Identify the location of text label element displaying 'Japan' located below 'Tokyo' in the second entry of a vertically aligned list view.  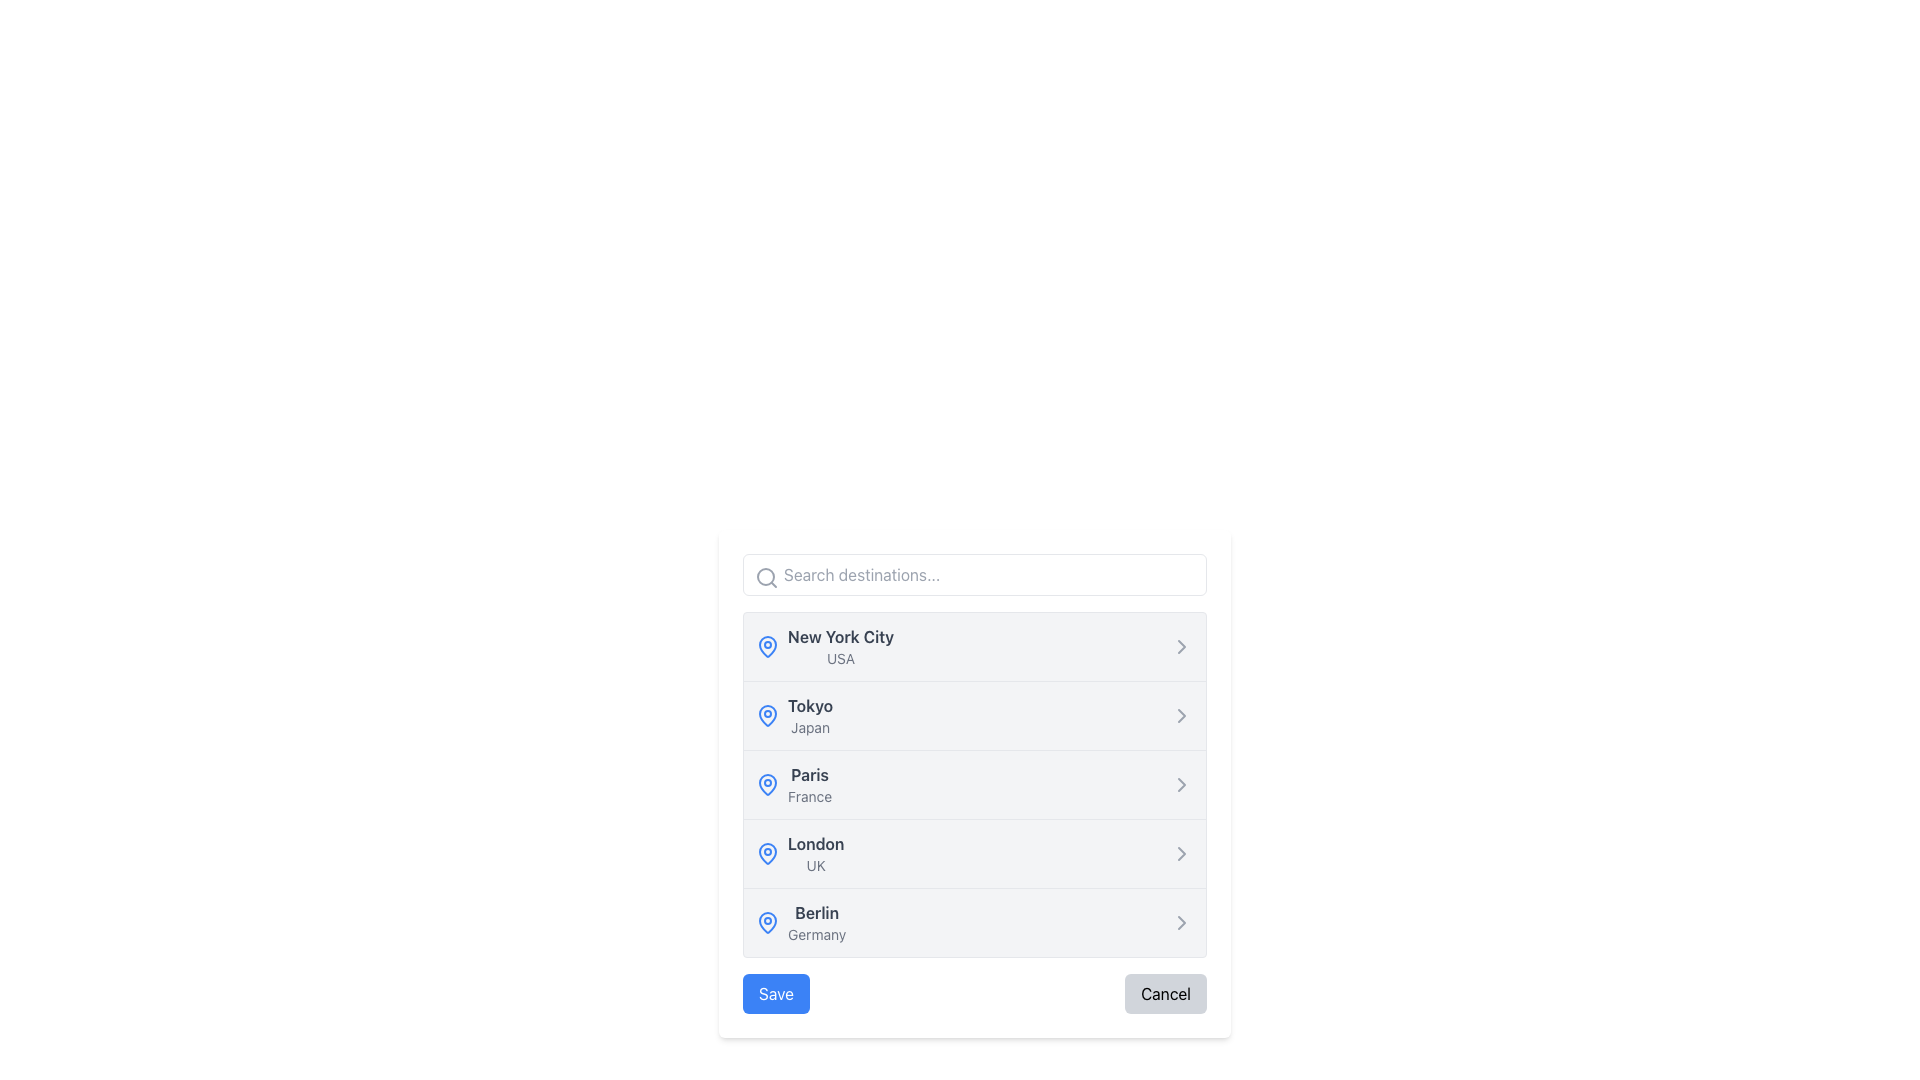
(810, 728).